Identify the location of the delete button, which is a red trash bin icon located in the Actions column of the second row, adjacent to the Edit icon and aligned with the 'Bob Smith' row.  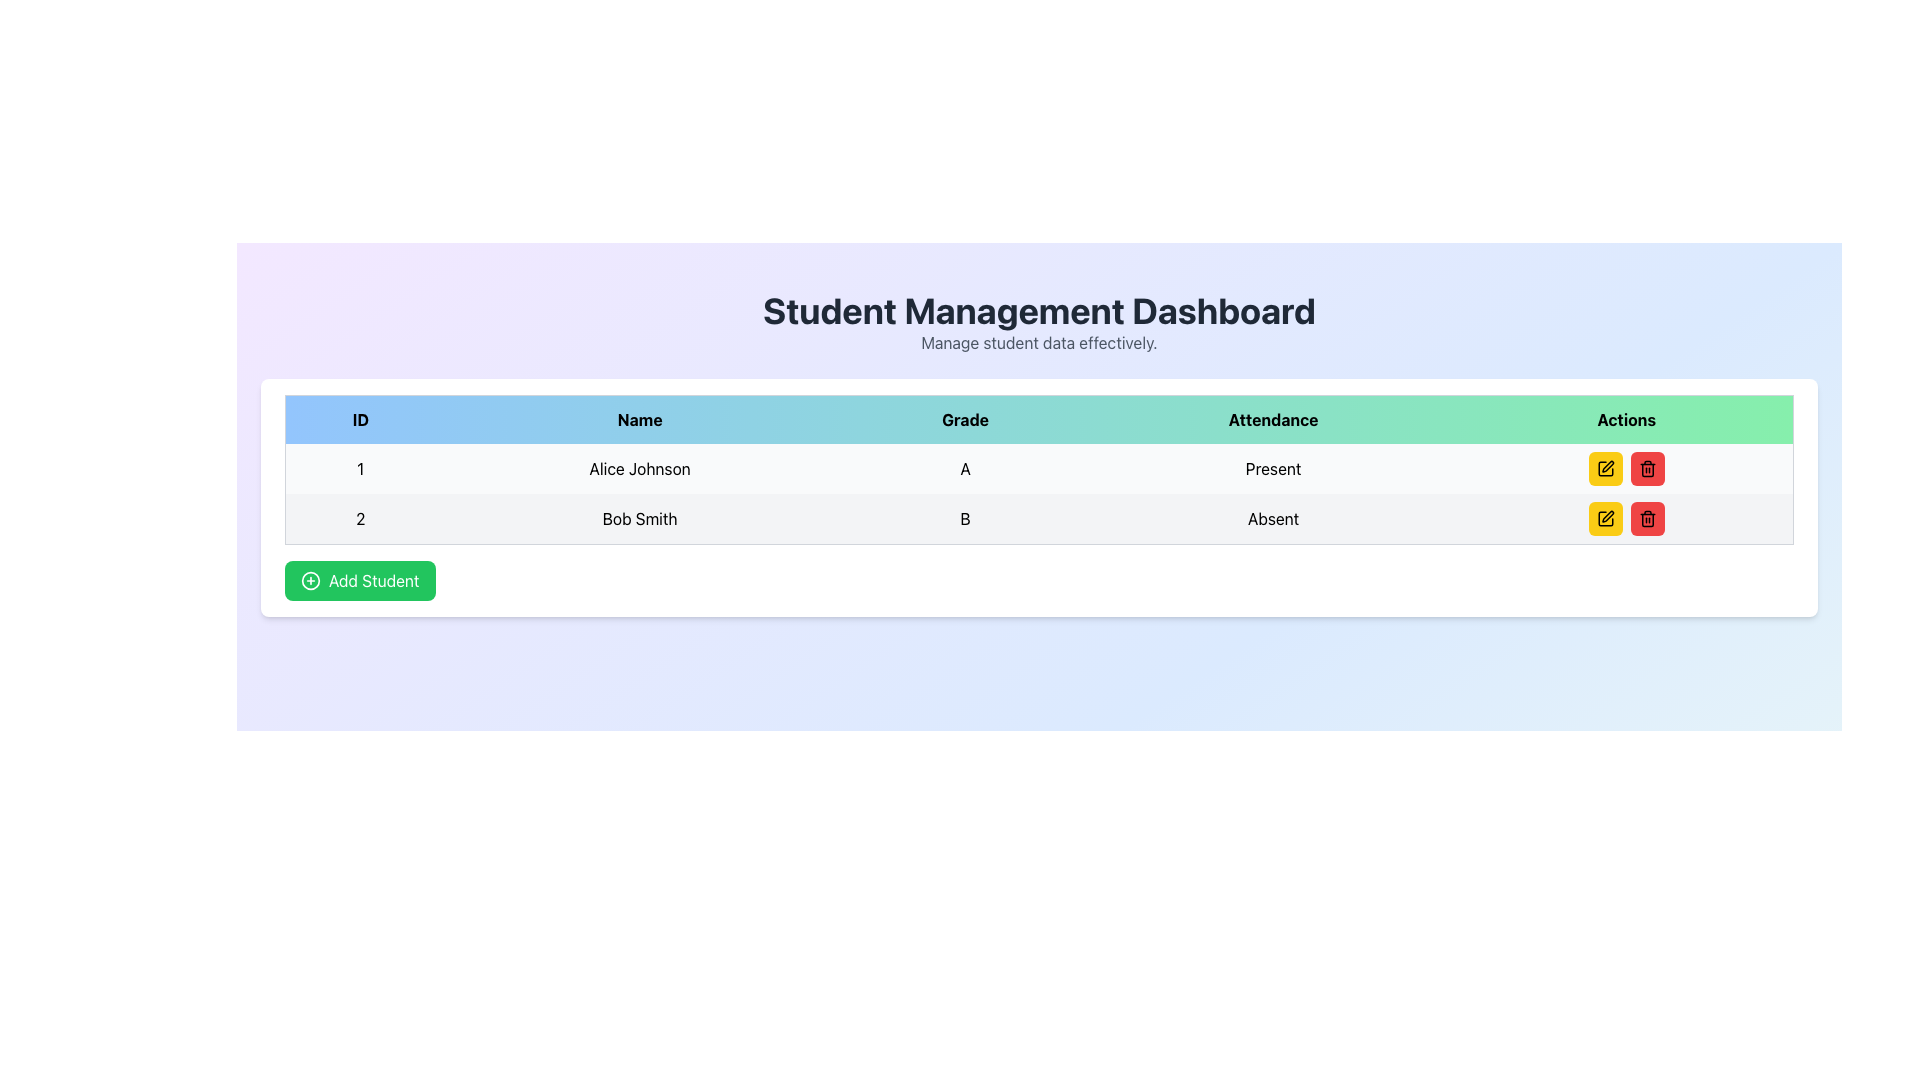
(1647, 519).